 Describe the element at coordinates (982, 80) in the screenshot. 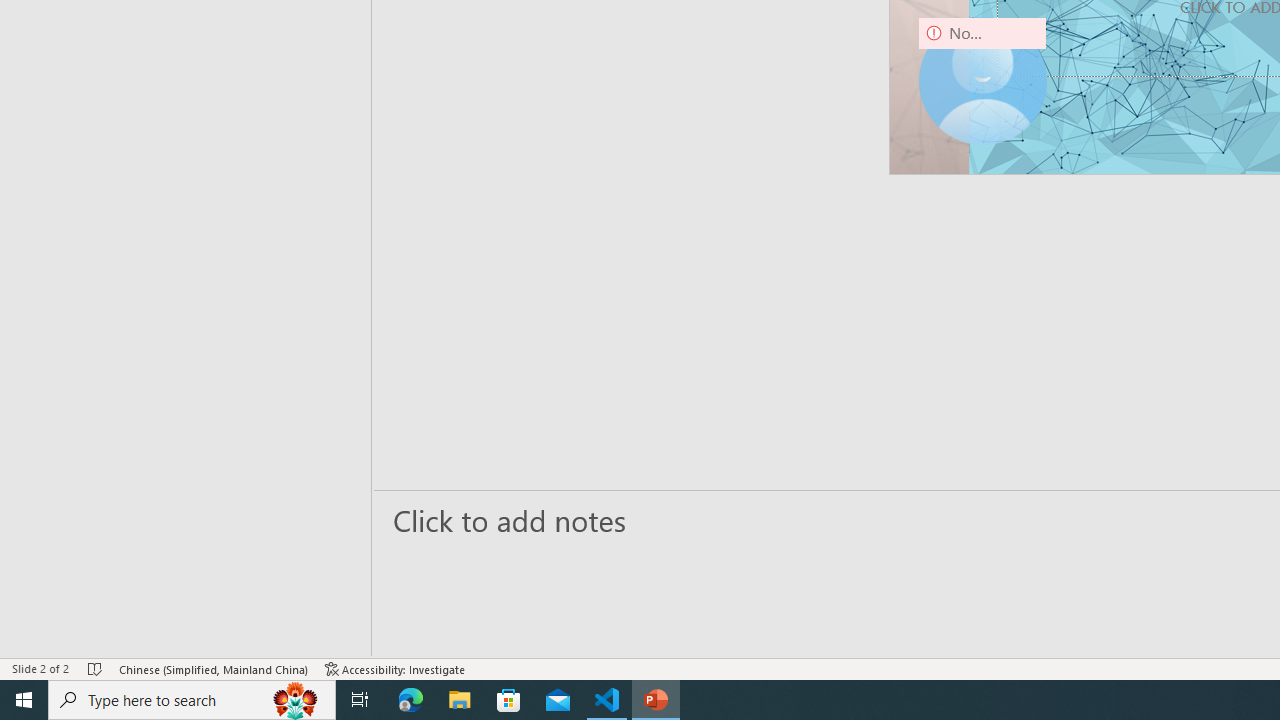

I see `'Camera 9, No camera detected.'` at that location.